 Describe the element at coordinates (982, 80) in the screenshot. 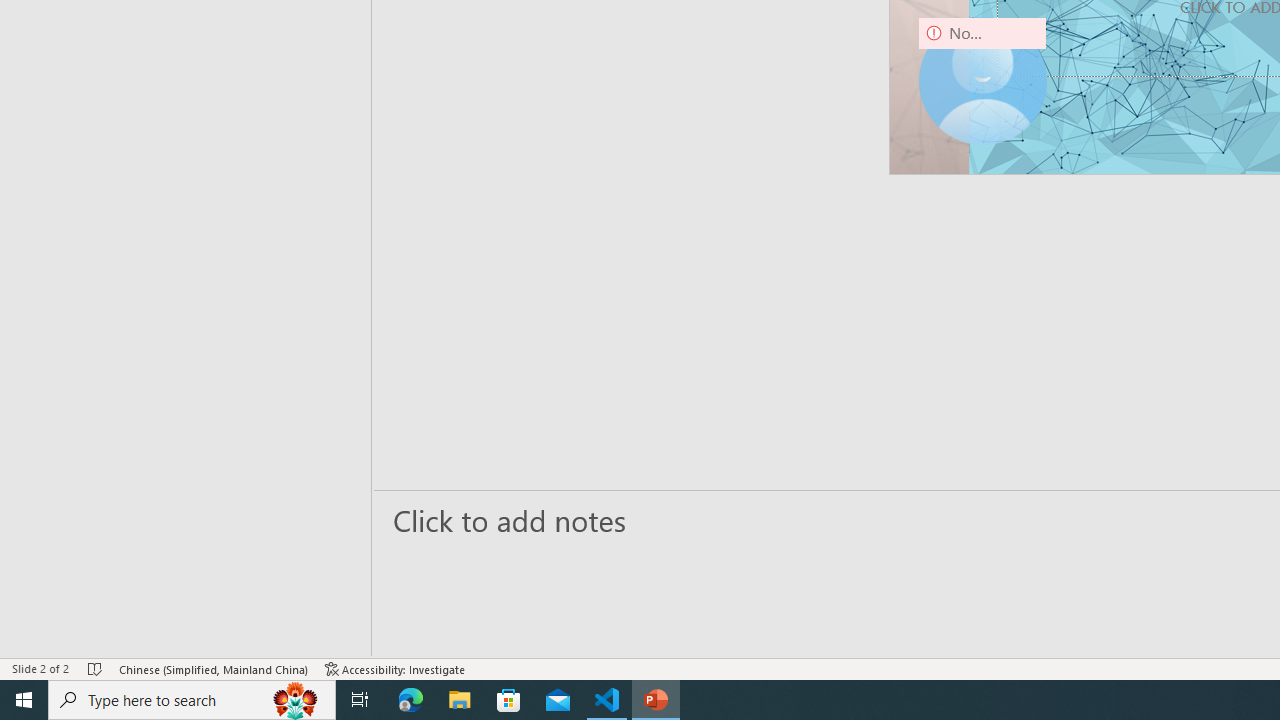

I see `'Camera 9, No camera detected.'` at that location.